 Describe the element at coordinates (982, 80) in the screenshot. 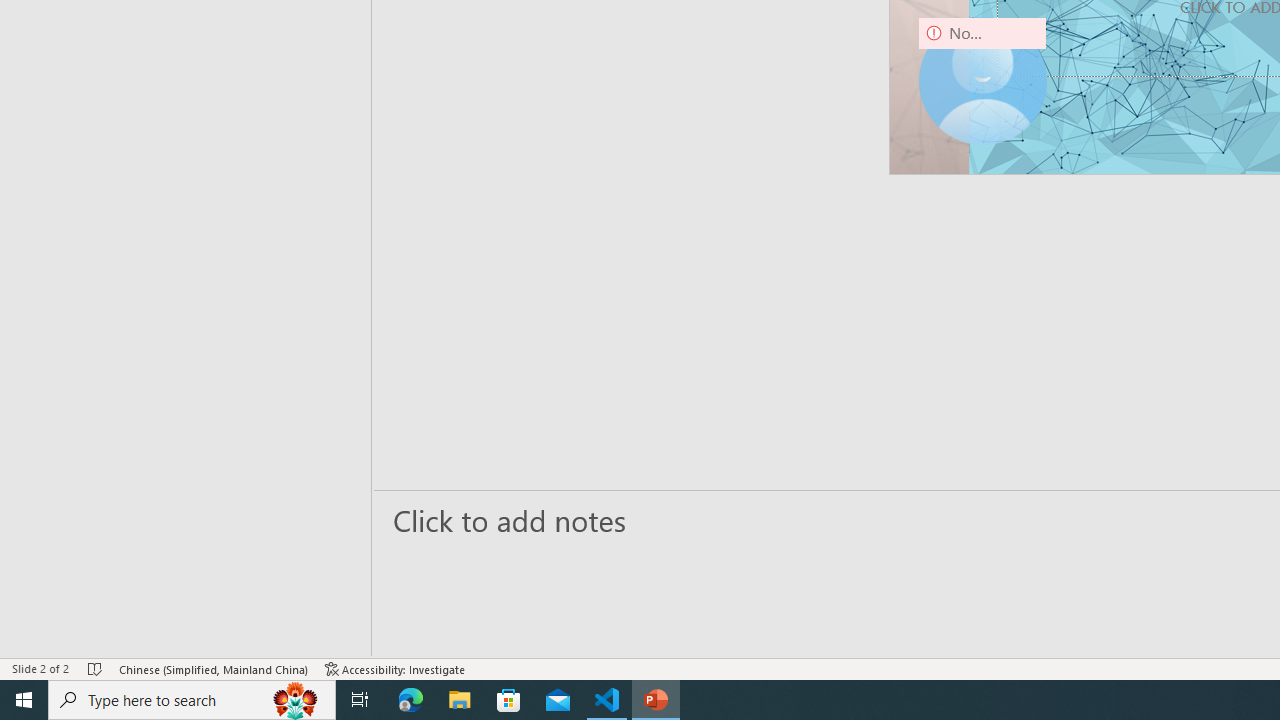

I see `'Camera 9, No camera detected.'` at that location.